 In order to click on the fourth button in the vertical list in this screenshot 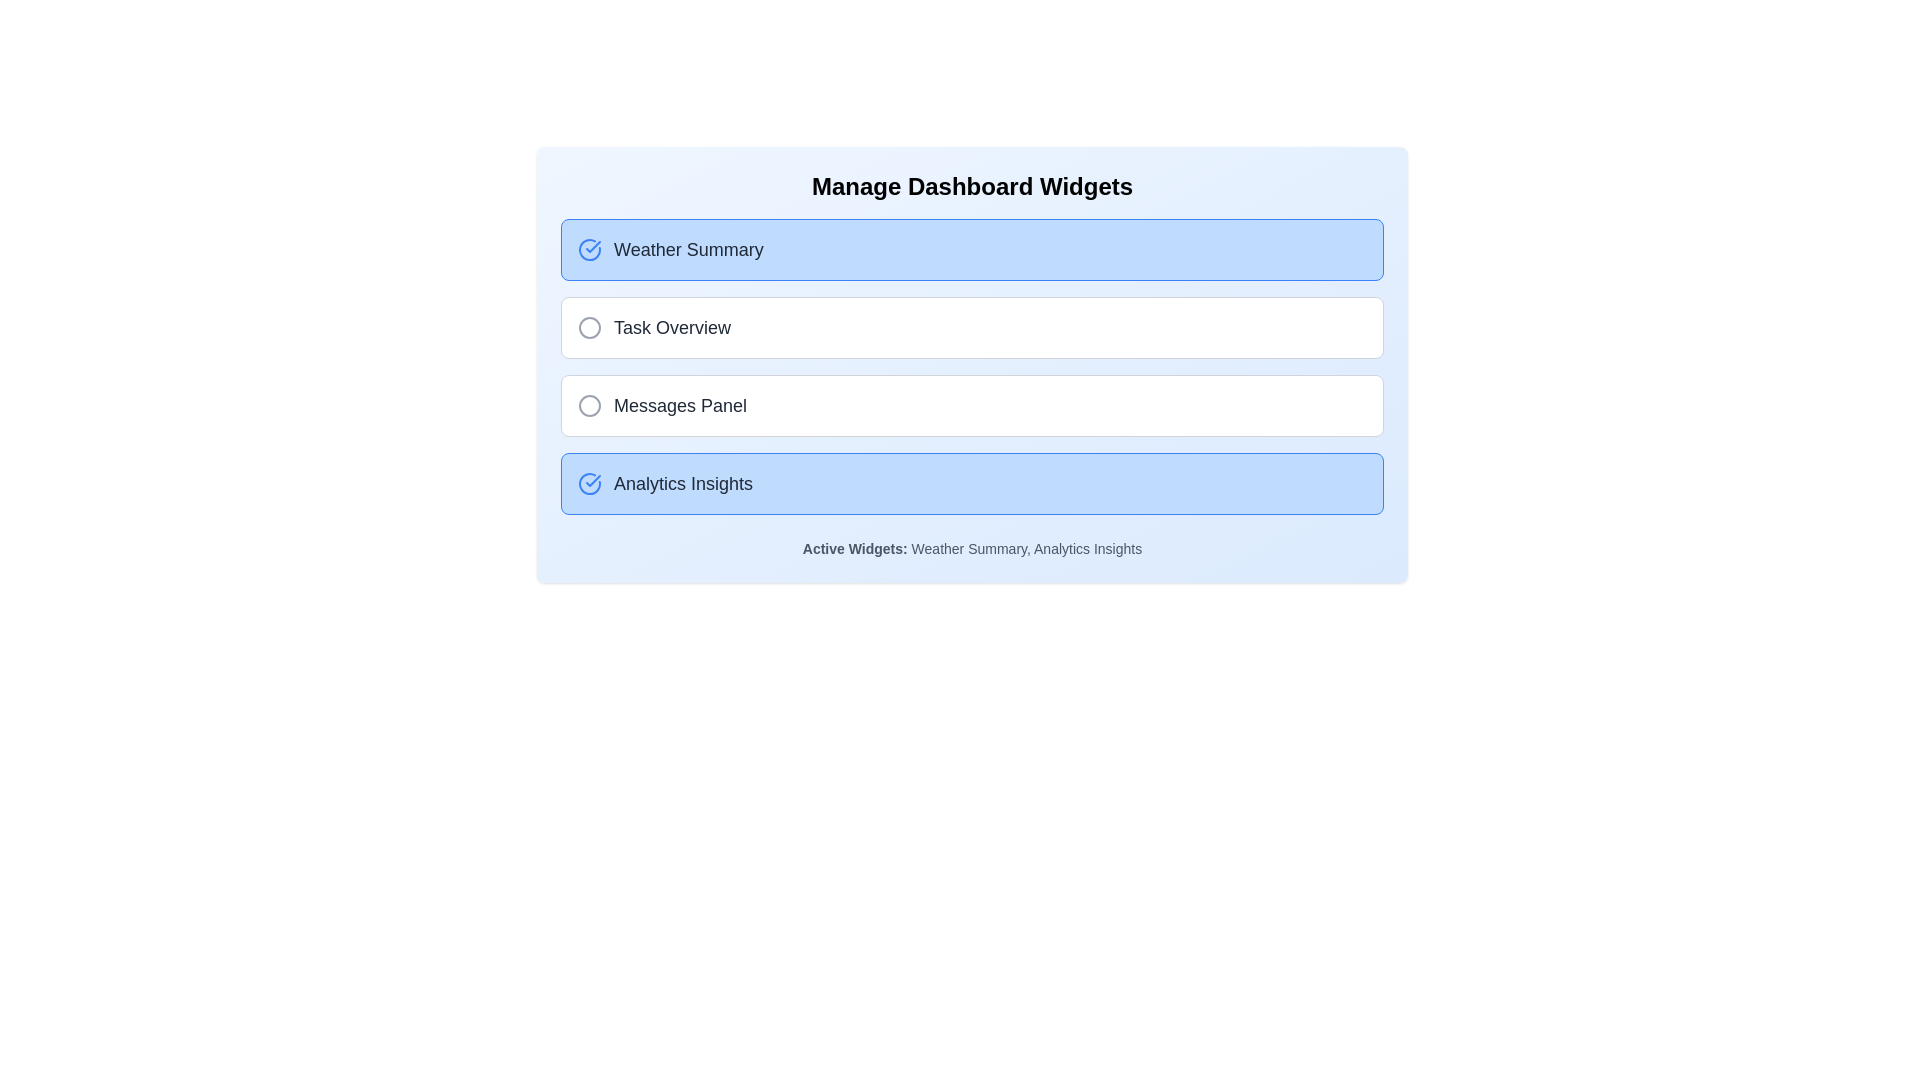, I will do `click(972, 483)`.